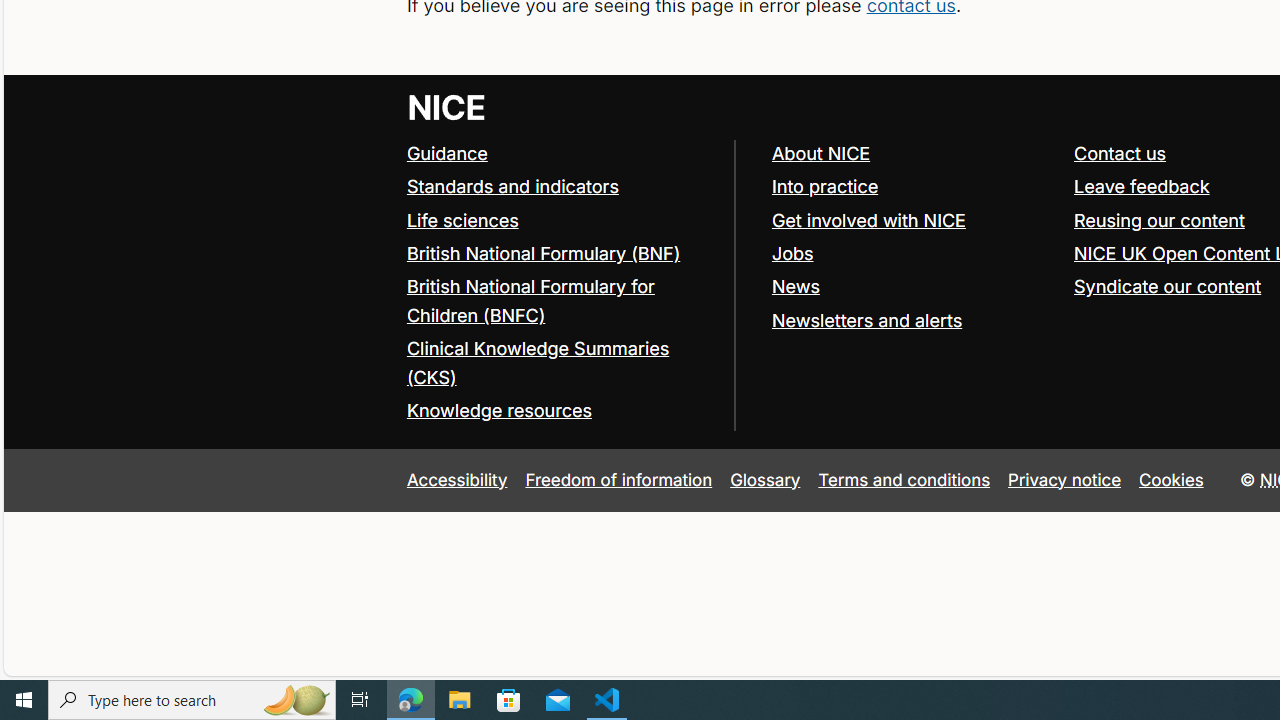  I want to click on 'Reusing our content', so click(1159, 219).